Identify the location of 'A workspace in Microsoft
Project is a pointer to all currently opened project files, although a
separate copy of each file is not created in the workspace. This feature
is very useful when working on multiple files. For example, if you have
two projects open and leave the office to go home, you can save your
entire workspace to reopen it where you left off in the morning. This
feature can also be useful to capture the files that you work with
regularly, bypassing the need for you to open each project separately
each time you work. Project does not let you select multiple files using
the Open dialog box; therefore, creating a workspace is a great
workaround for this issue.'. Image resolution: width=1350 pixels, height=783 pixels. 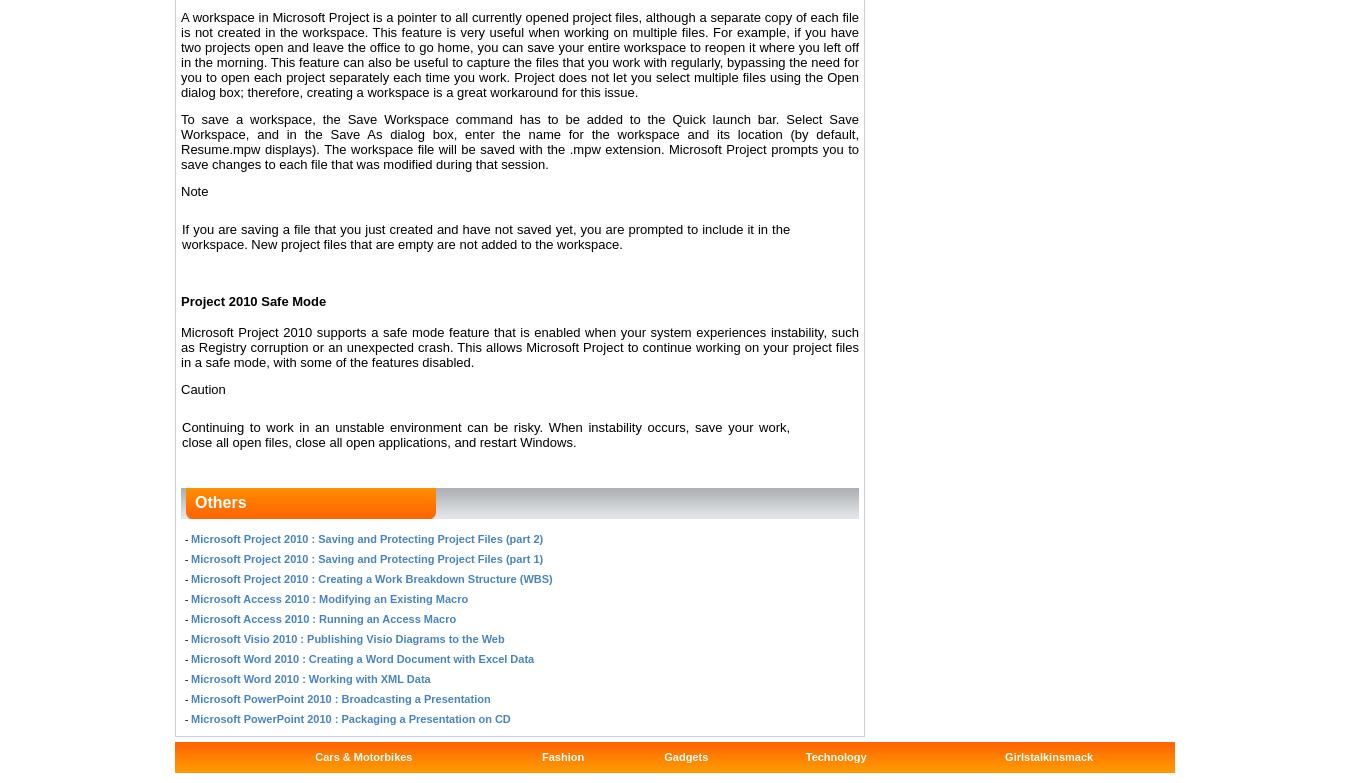
(519, 54).